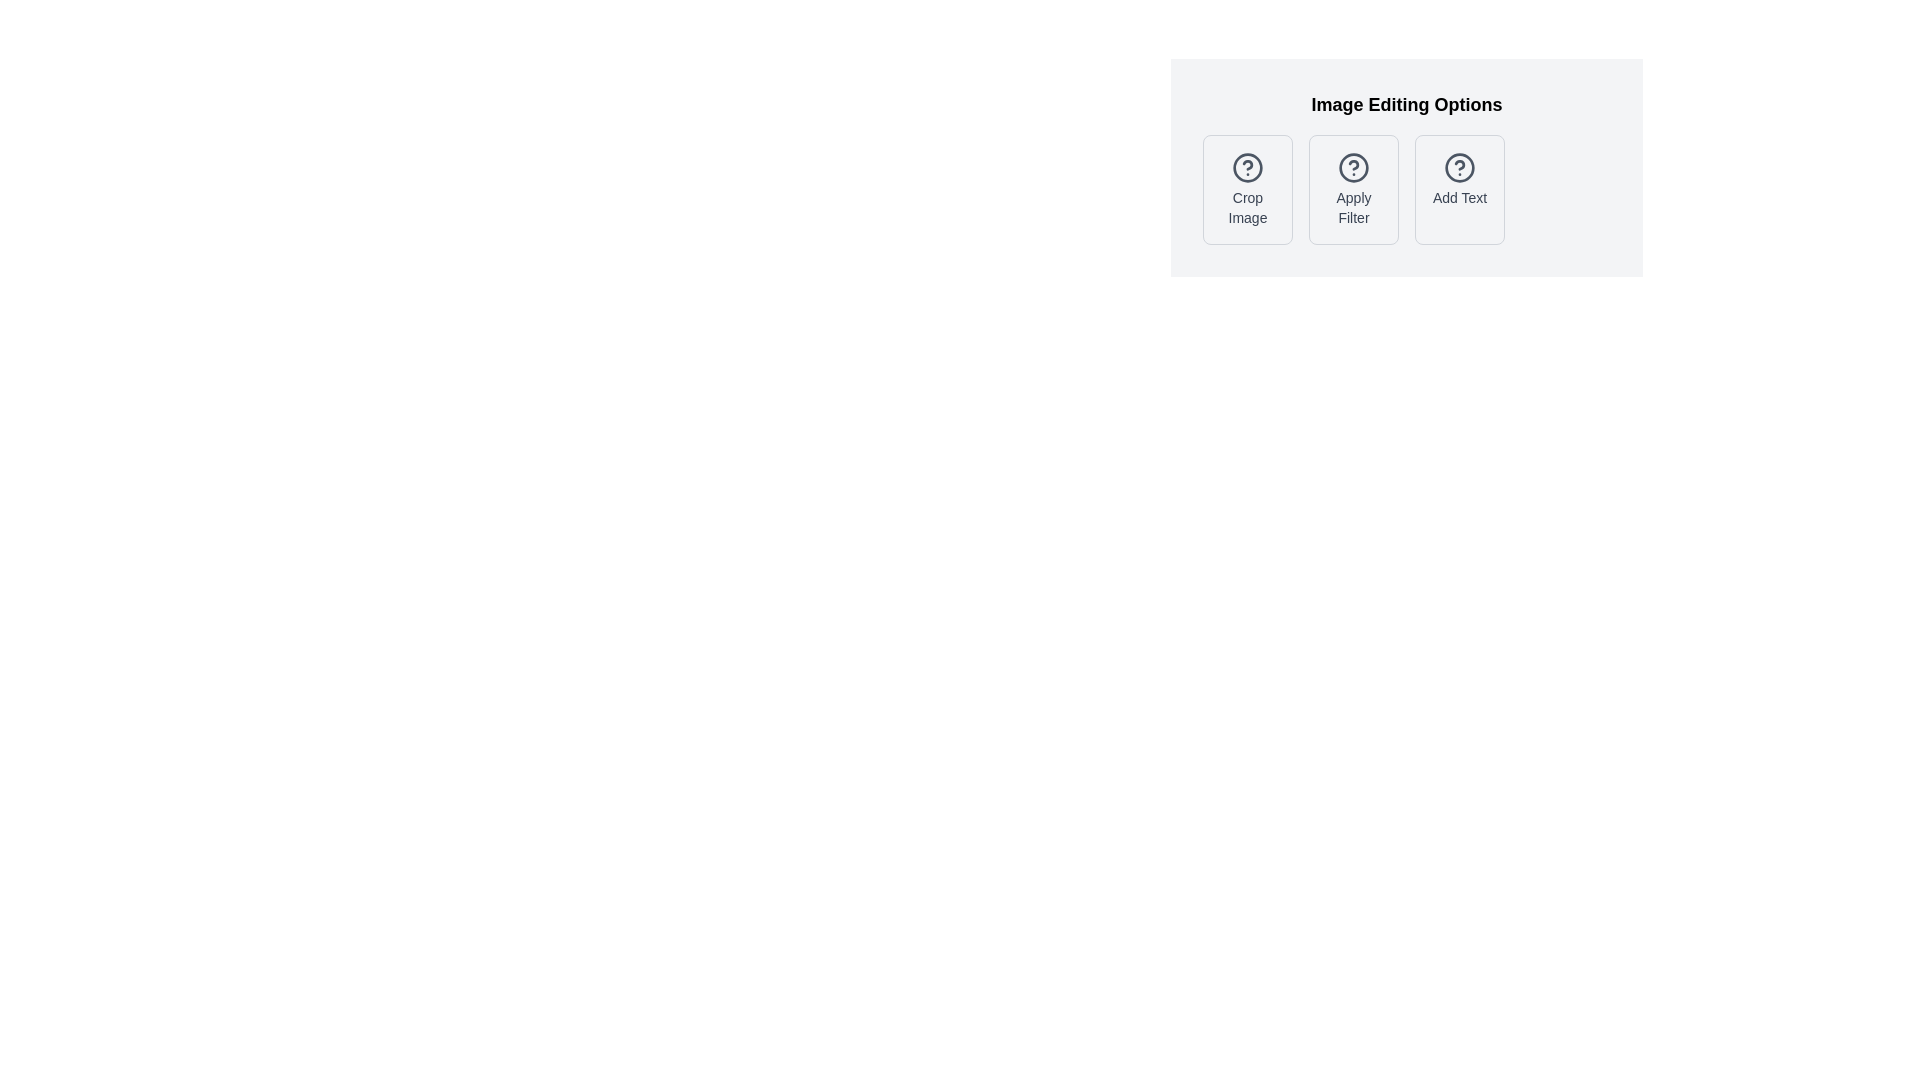 Image resolution: width=1920 pixels, height=1080 pixels. What do you see at coordinates (1247, 208) in the screenshot?
I see `text content of the 'Crop Image' label, which is displayed in gray beneath a help circle icon in the leftmost option of the menu` at bounding box center [1247, 208].